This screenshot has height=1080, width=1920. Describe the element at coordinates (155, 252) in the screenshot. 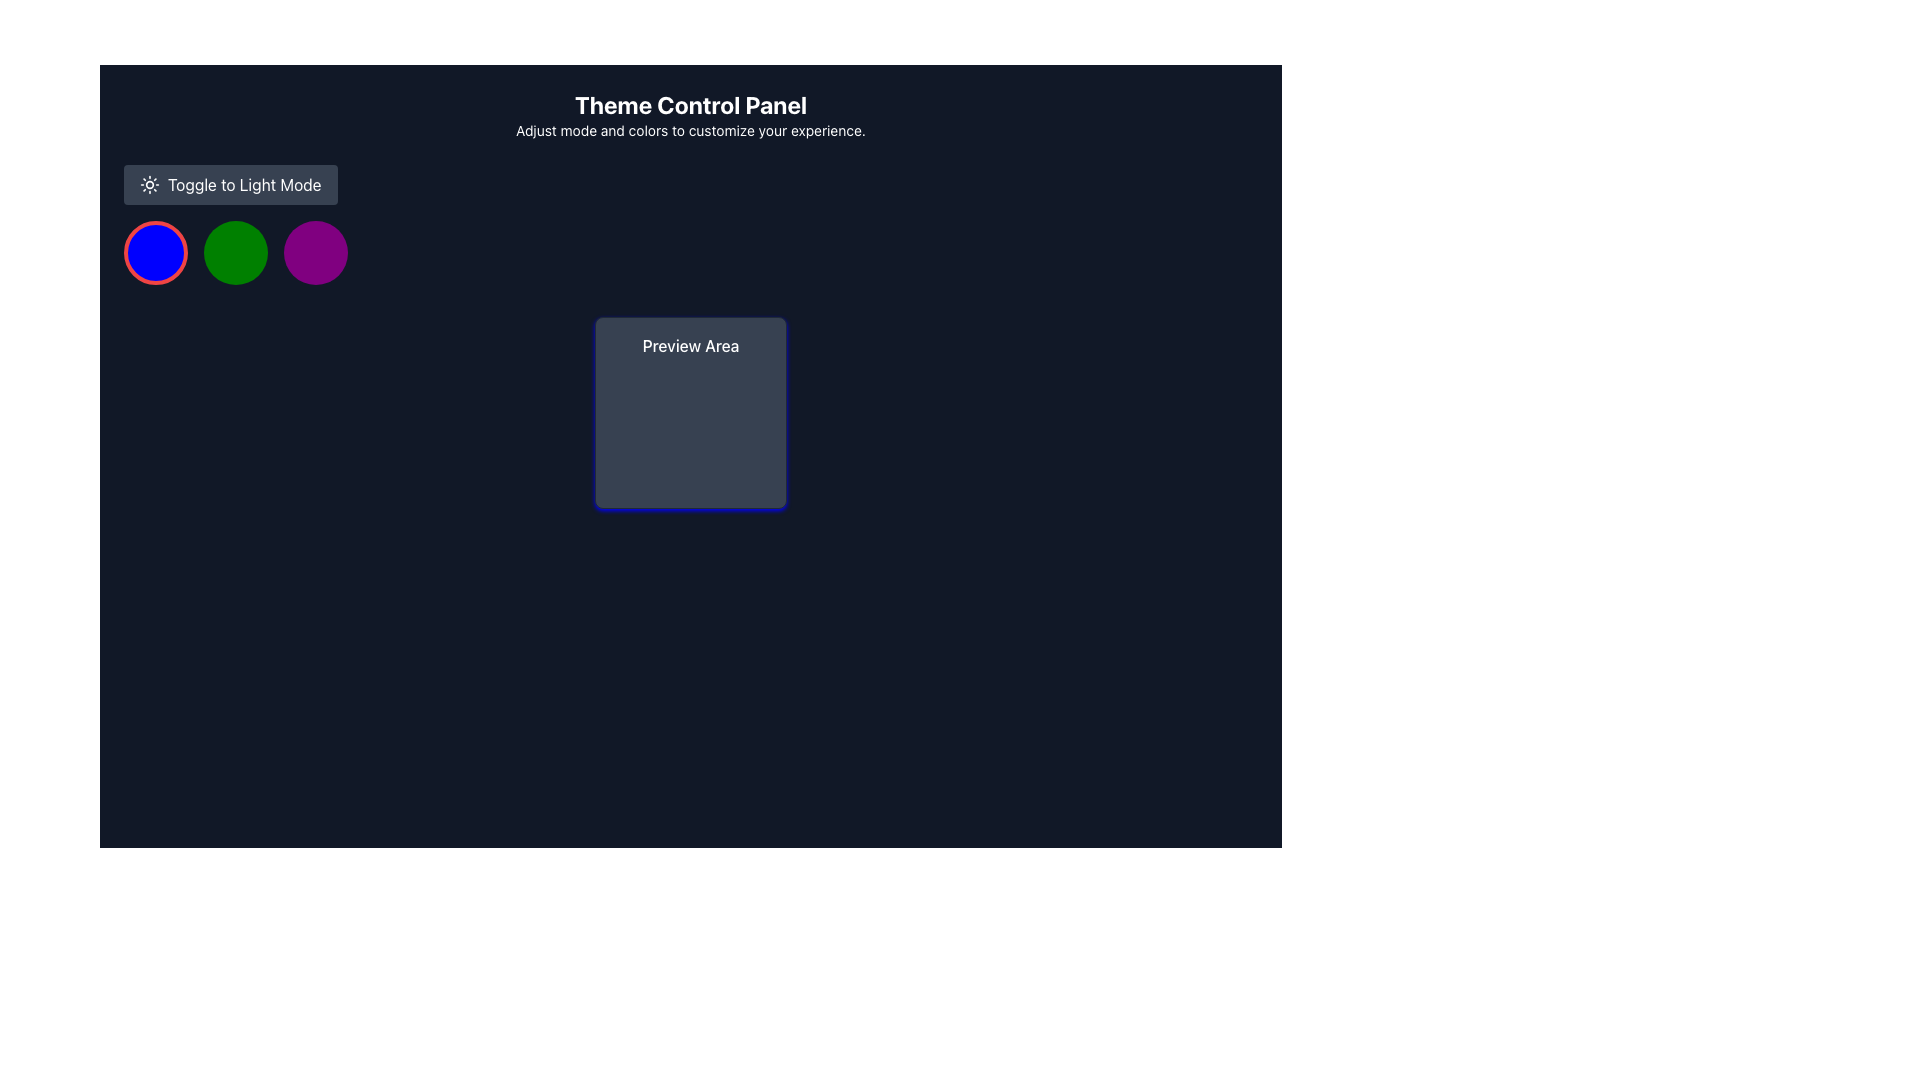

I see `the first circular button located to the left of the green button and further left of the purple button` at that location.